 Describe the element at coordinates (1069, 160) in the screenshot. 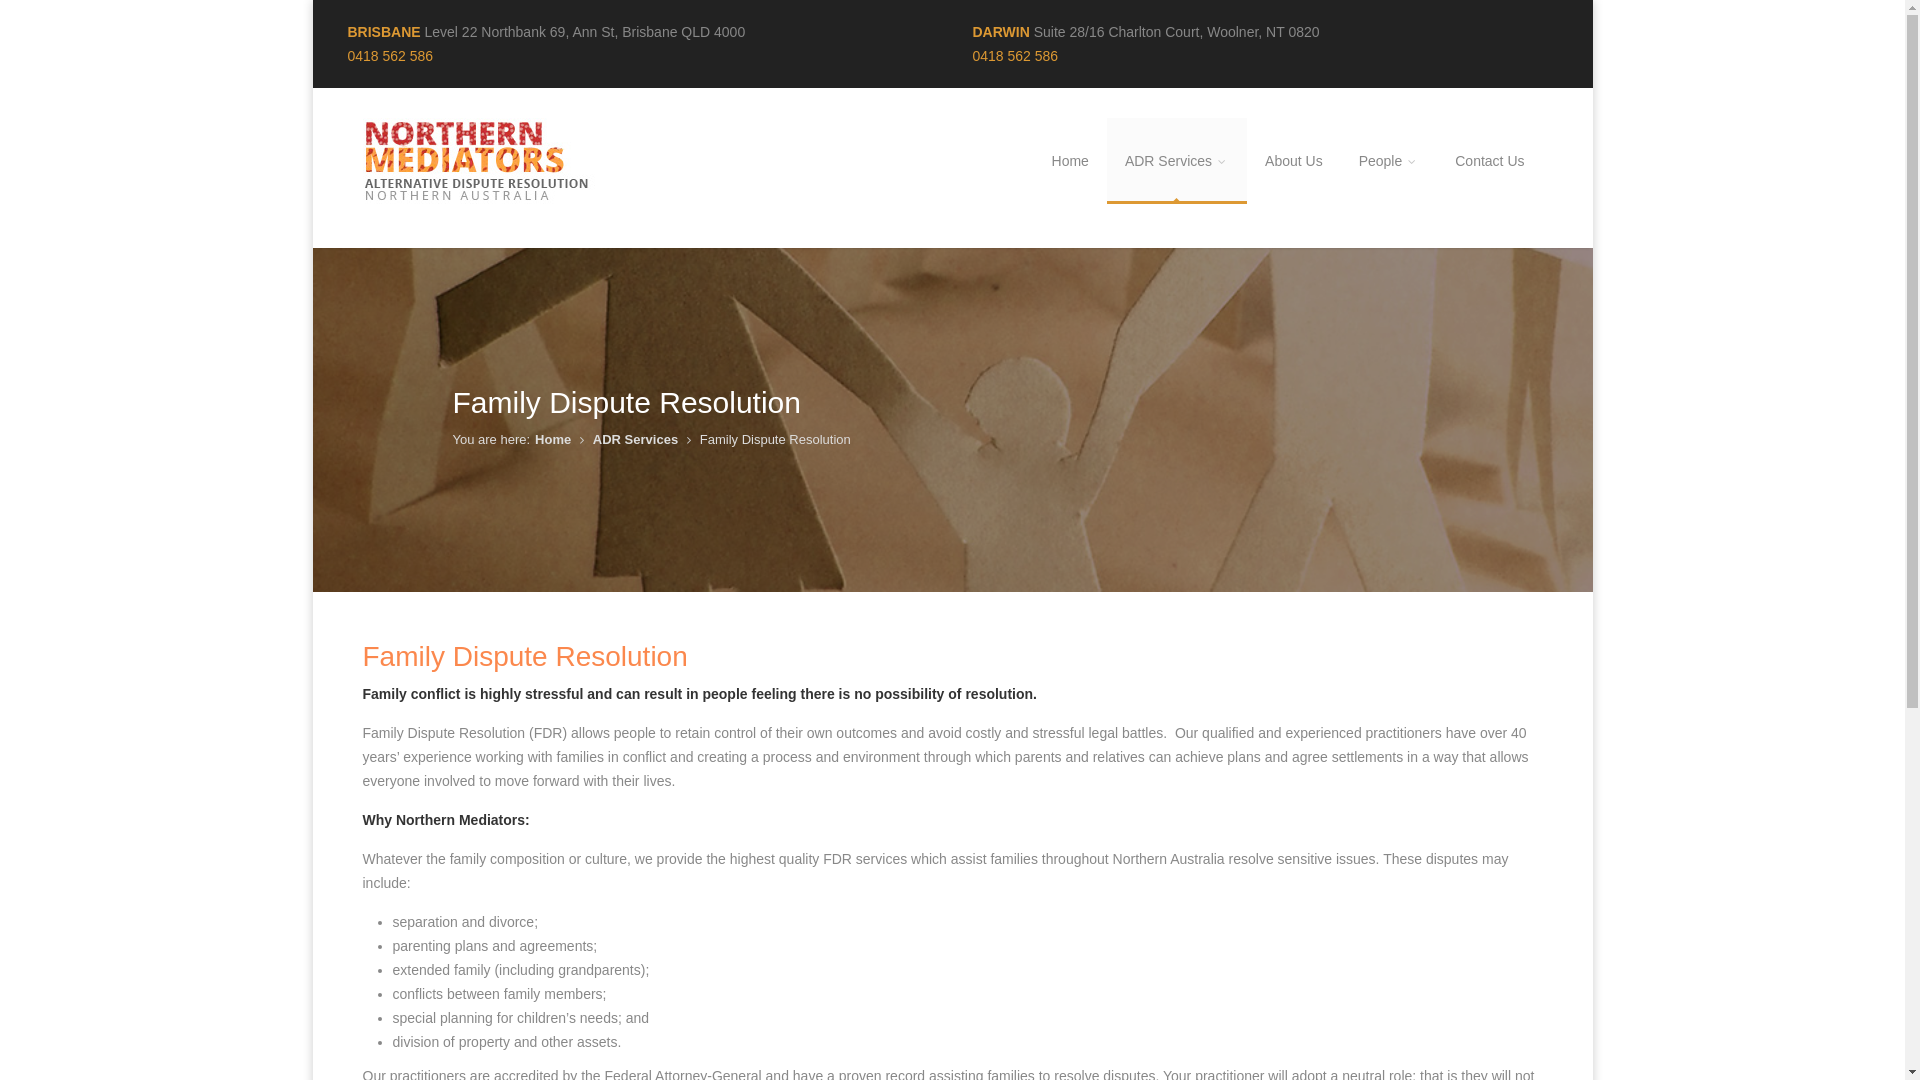

I see `'Home'` at that location.